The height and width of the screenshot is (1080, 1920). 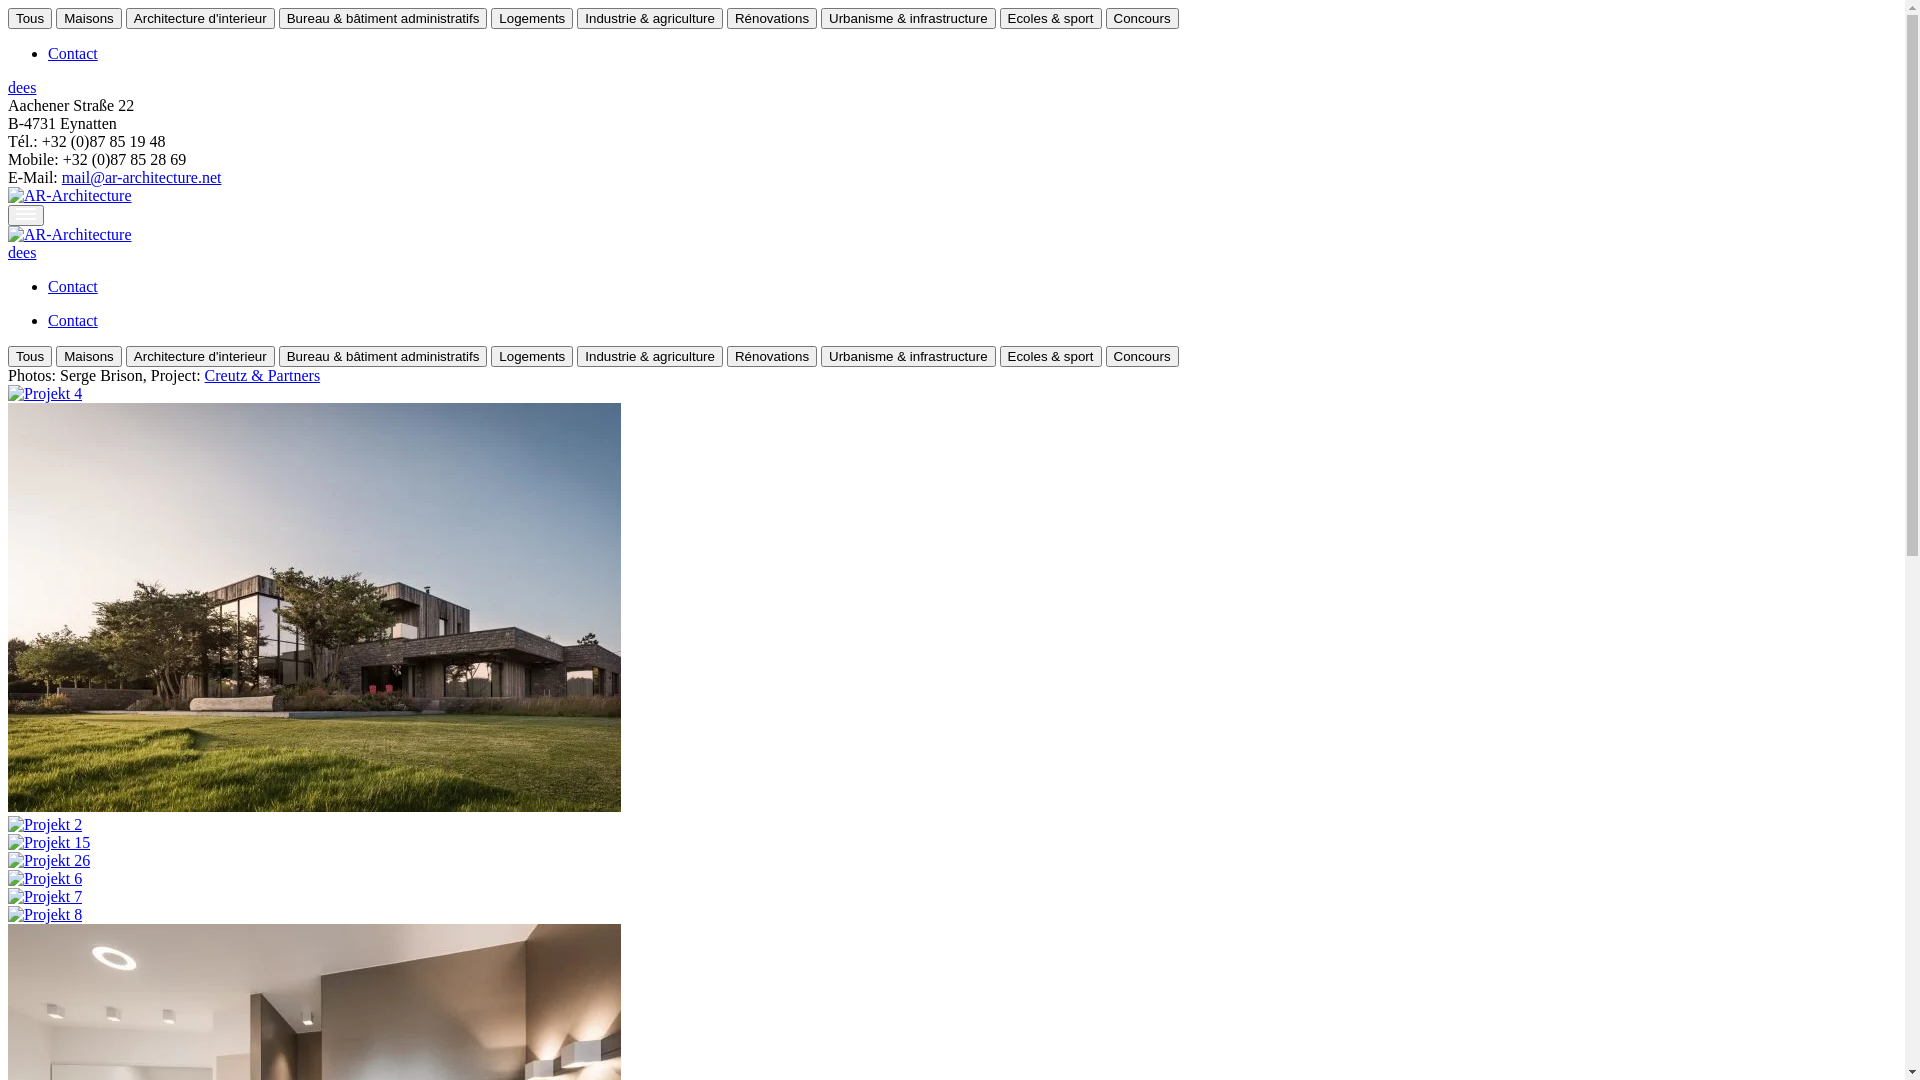 What do you see at coordinates (1142, 18) in the screenshot?
I see `'Concours'` at bounding box center [1142, 18].